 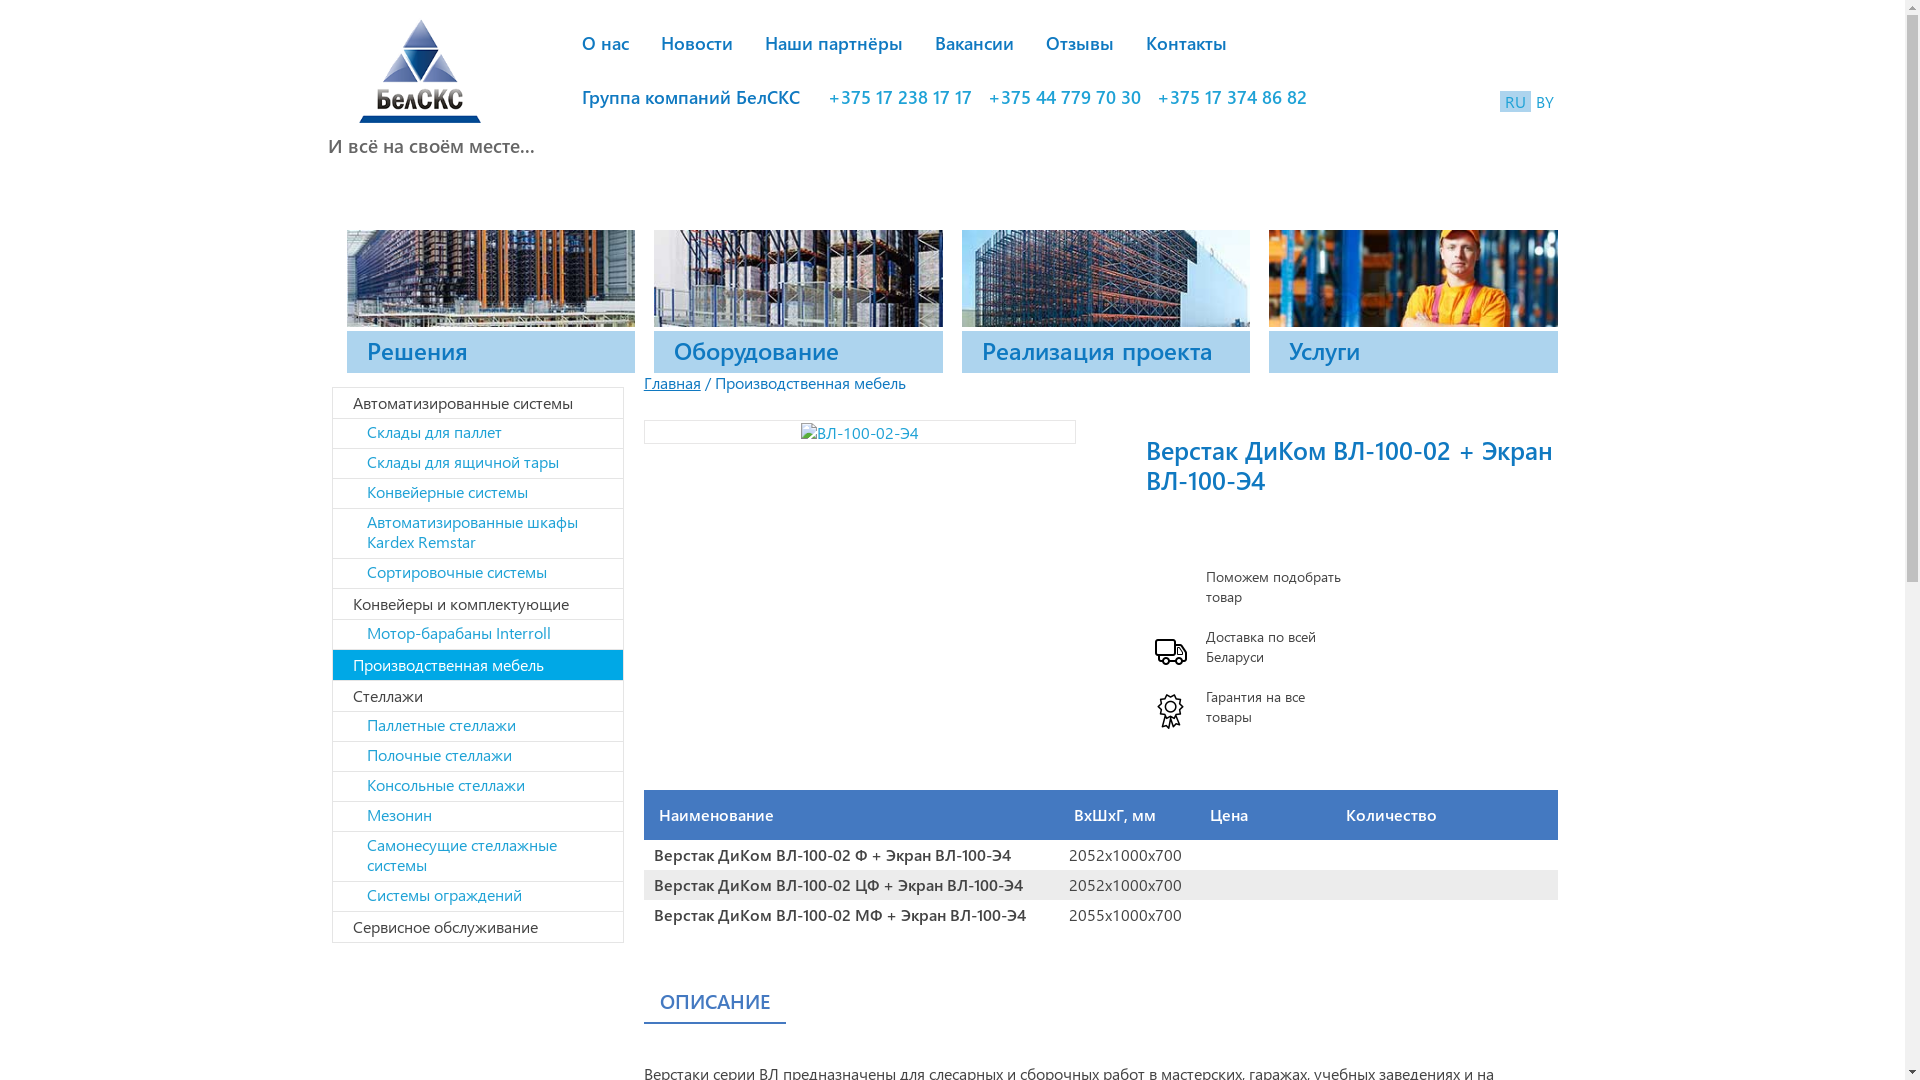 What do you see at coordinates (1231, 96) in the screenshot?
I see `'+375 17 374 86 82'` at bounding box center [1231, 96].